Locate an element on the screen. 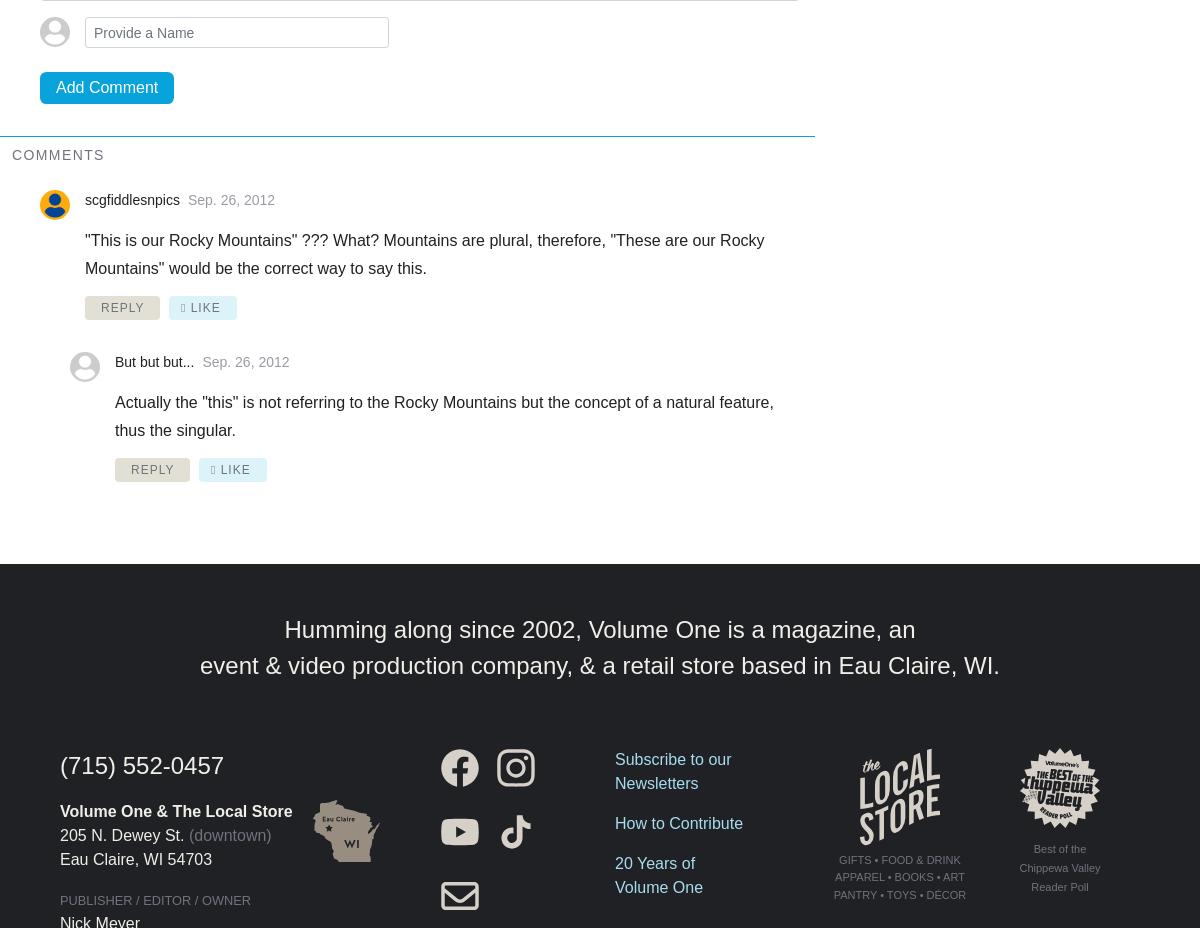  'Add Comment' is located at coordinates (107, 85).